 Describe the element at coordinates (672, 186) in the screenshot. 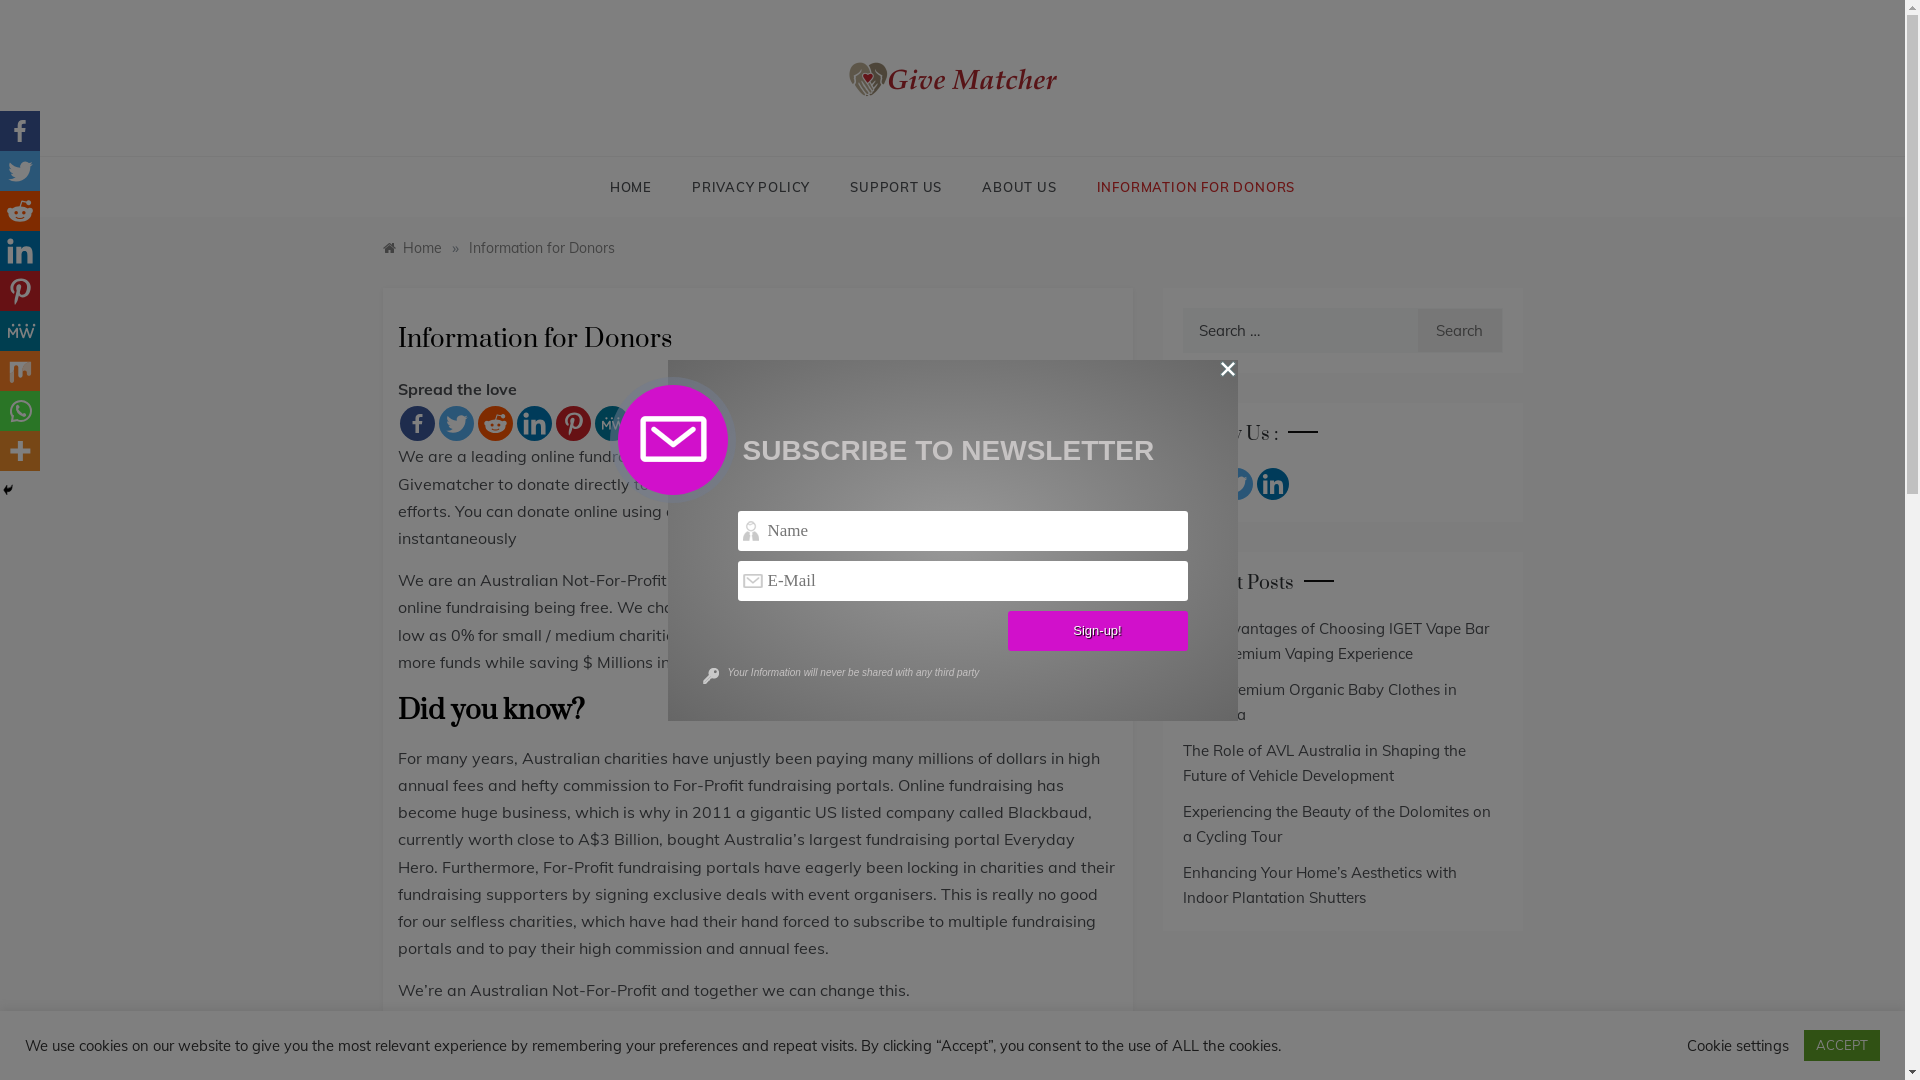

I see `'PRIVACY POLICY'` at that location.